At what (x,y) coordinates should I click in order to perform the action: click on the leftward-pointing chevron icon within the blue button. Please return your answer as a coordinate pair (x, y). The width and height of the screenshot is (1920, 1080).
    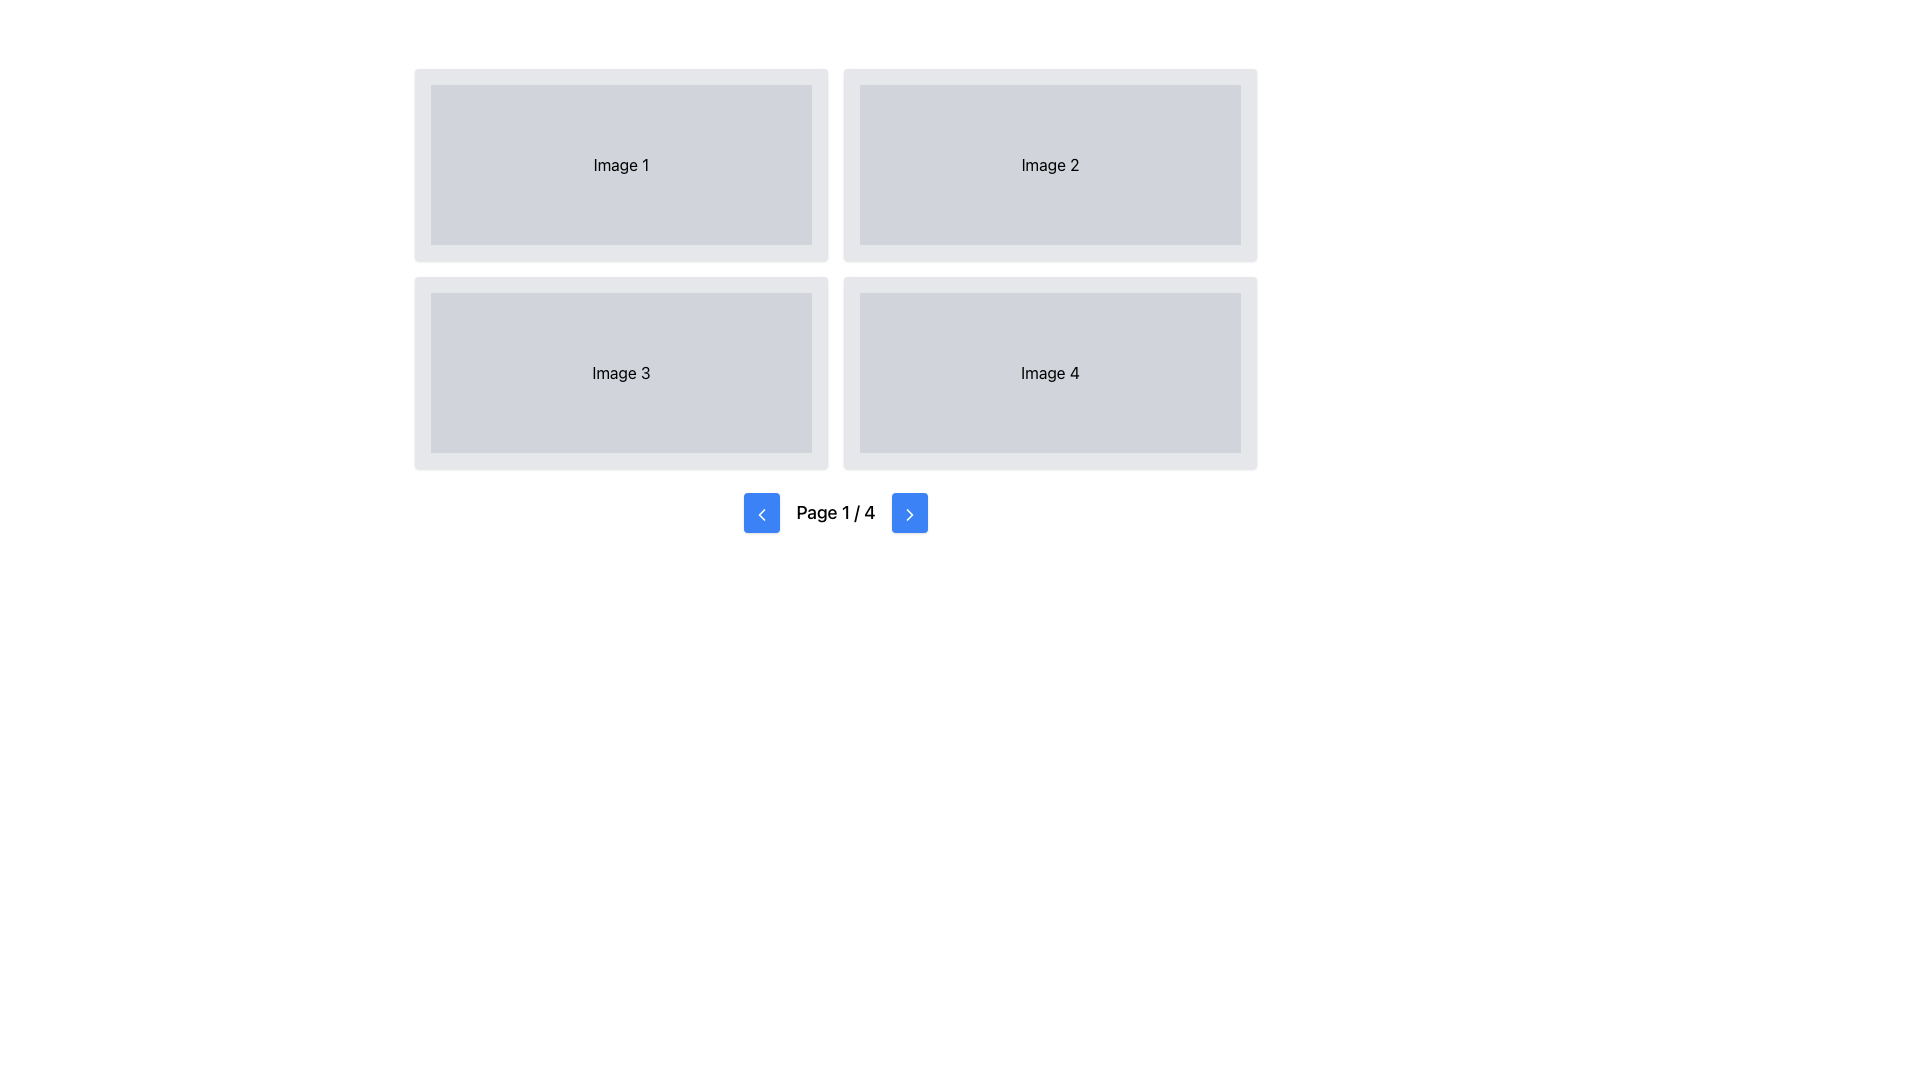
    Looking at the image, I should click on (761, 513).